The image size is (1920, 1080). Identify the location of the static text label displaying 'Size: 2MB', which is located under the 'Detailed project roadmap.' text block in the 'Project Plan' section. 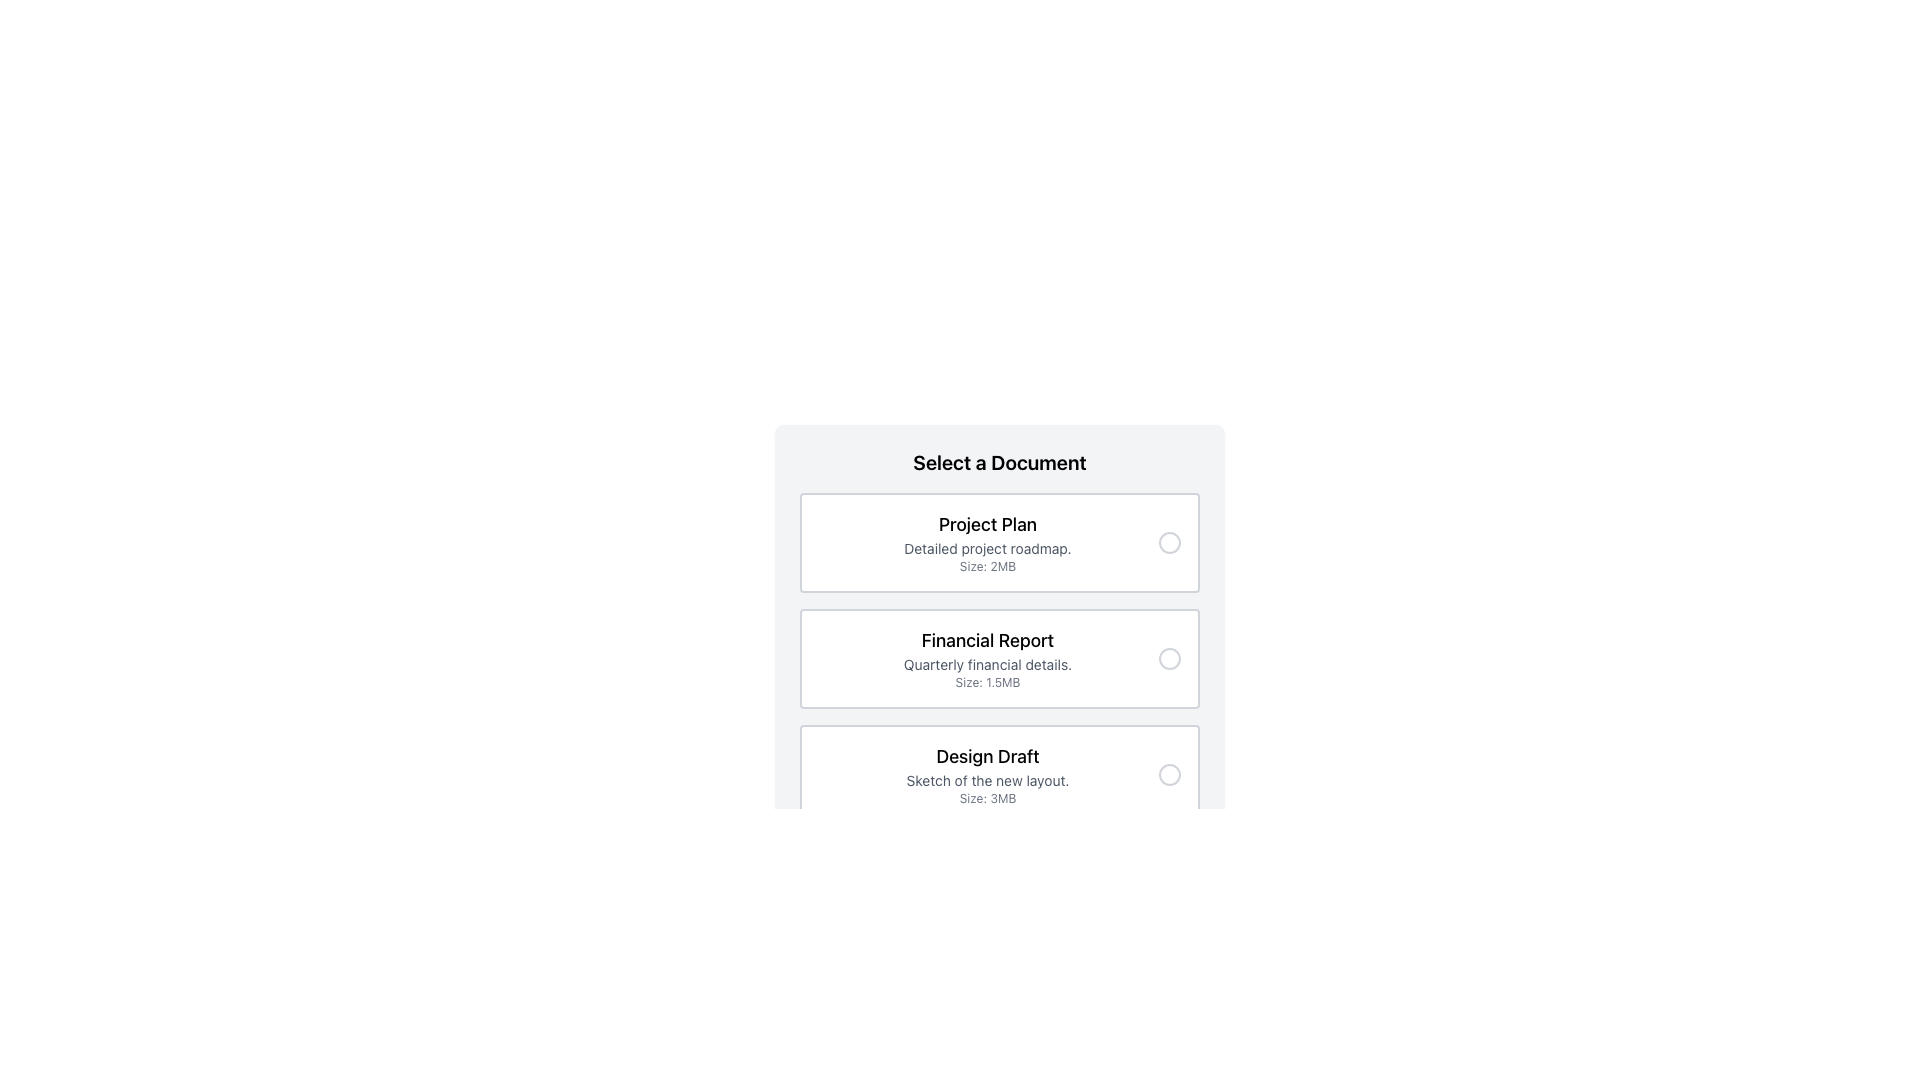
(988, 567).